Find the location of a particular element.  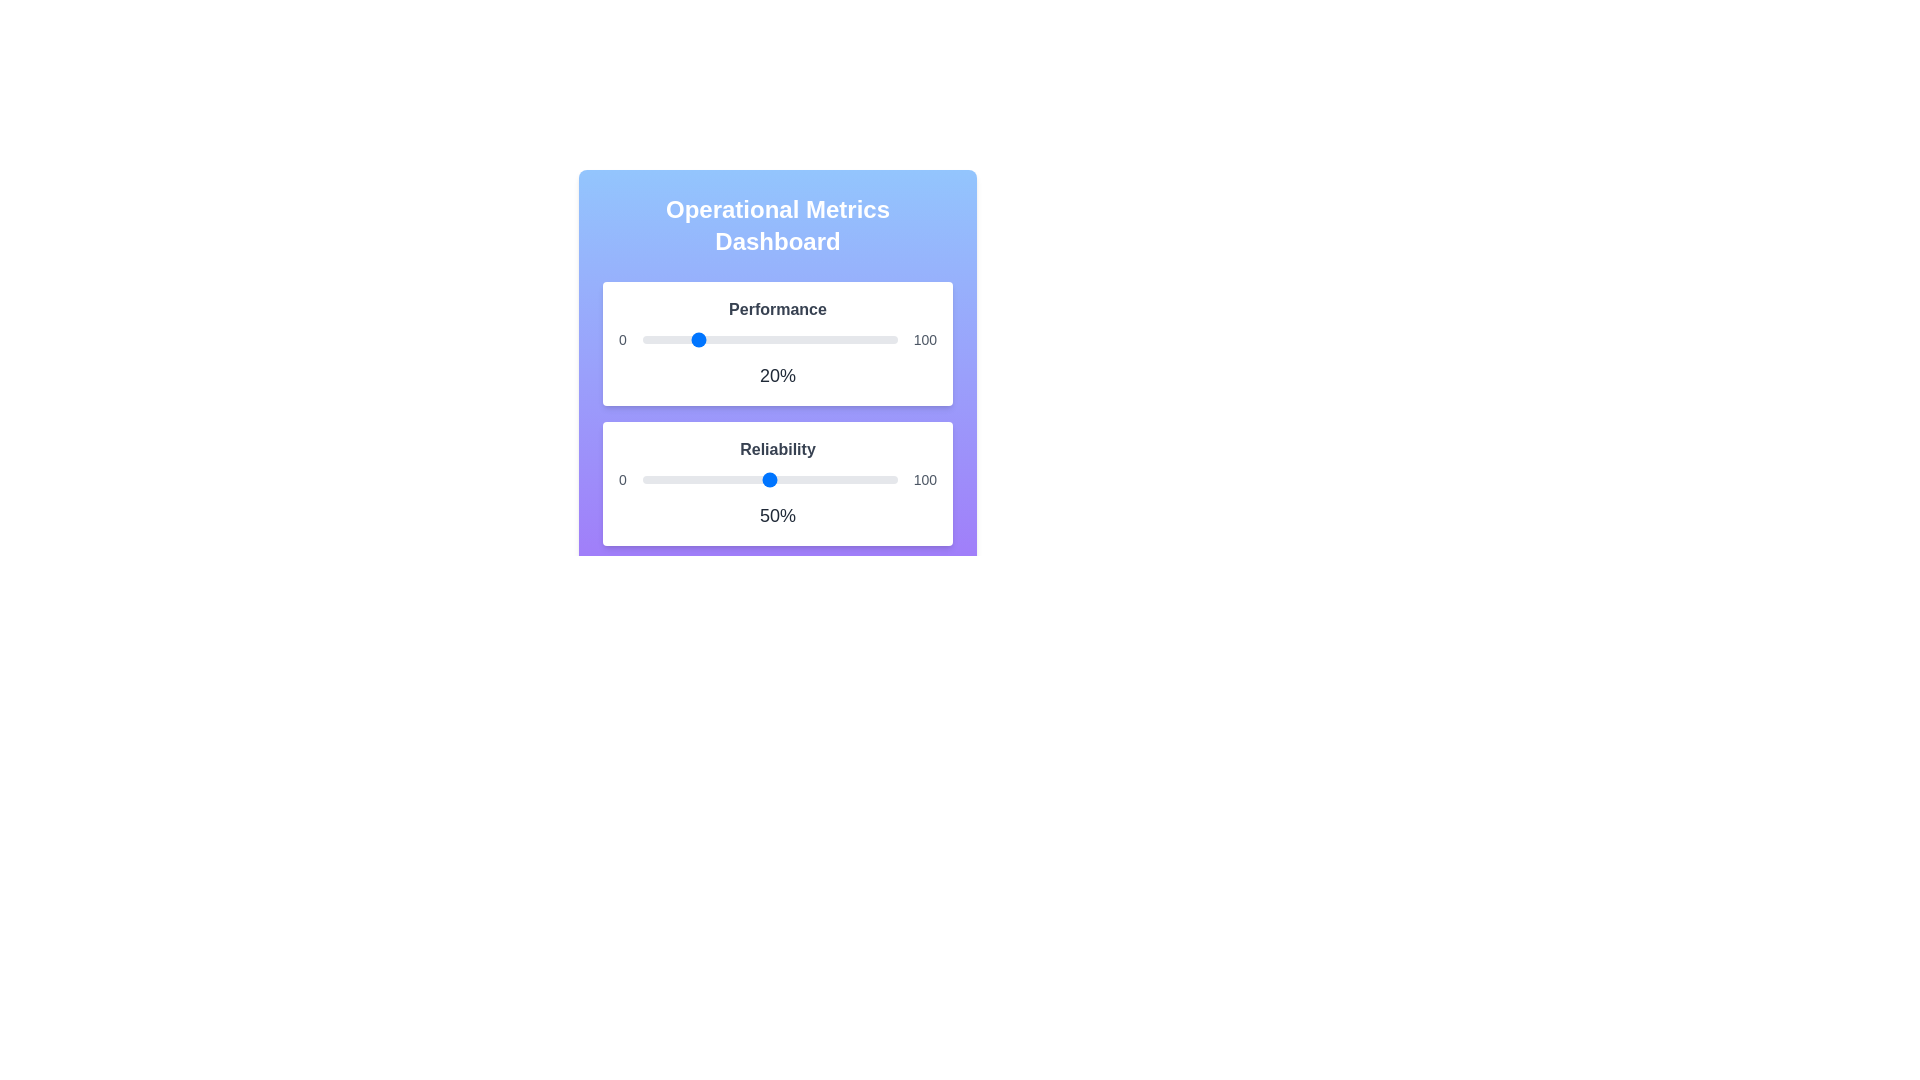

the Reliability slider is located at coordinates (877, 479).